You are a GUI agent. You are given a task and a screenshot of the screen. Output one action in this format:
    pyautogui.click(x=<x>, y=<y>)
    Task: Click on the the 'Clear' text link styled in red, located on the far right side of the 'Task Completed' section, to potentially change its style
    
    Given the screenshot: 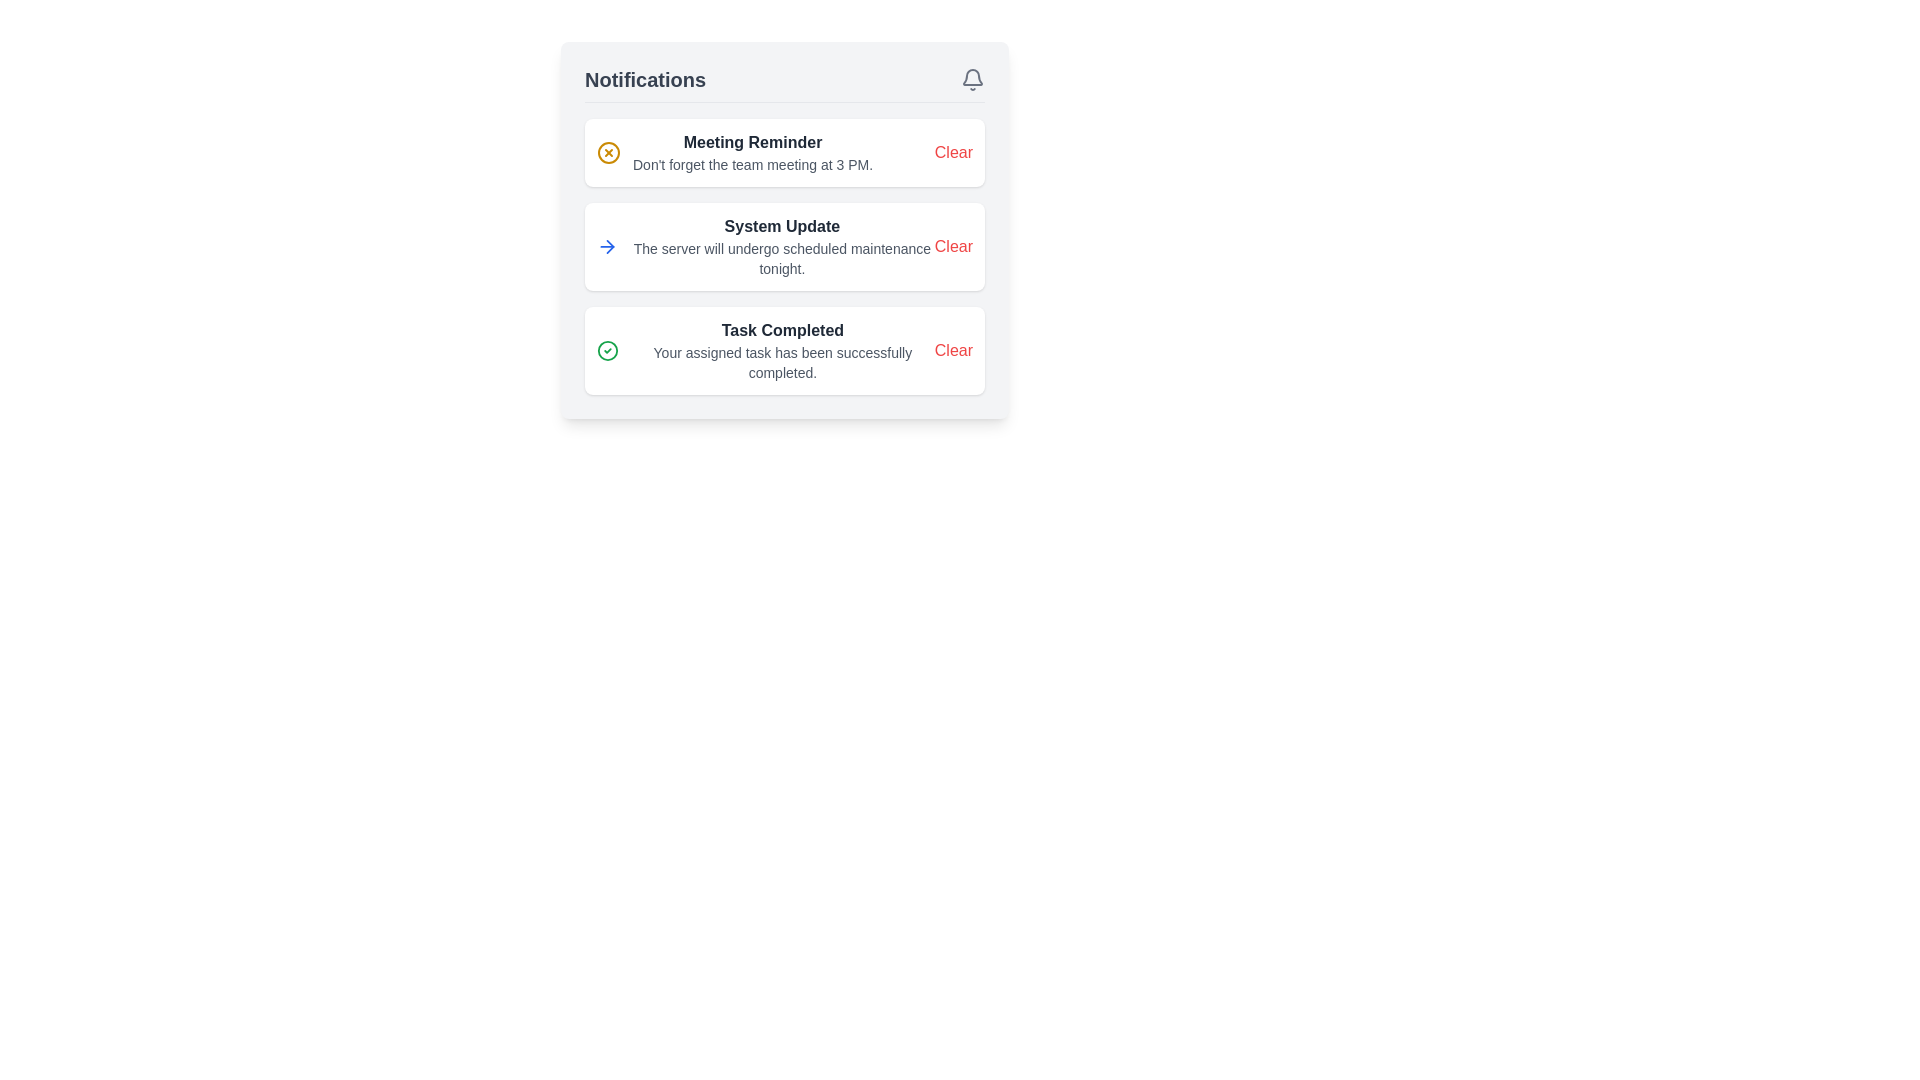 What is the action you would take?
    pyautogui.click(x=952, y=350)
    